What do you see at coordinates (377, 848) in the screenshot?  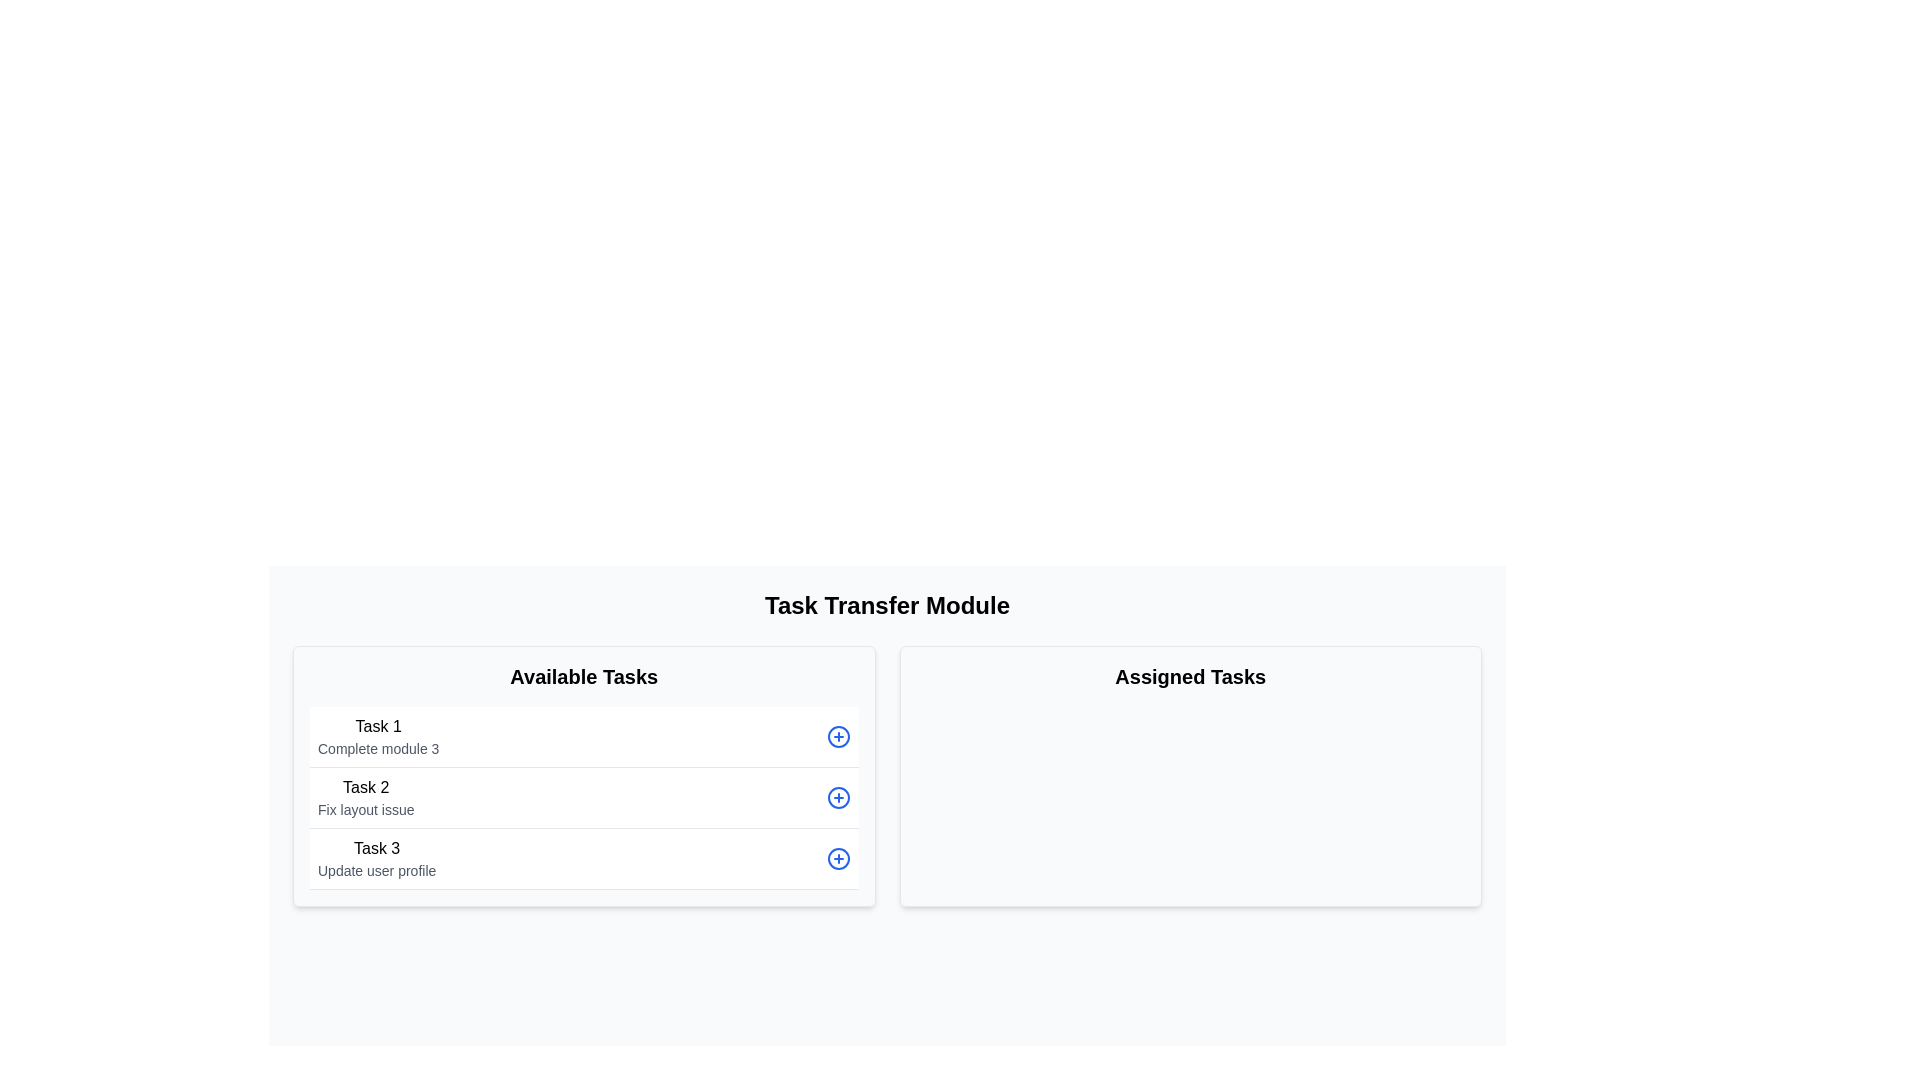 I see `the label identifying the third task in the 'Available Tasks' section of the interface` at bounding box center [377, 848].